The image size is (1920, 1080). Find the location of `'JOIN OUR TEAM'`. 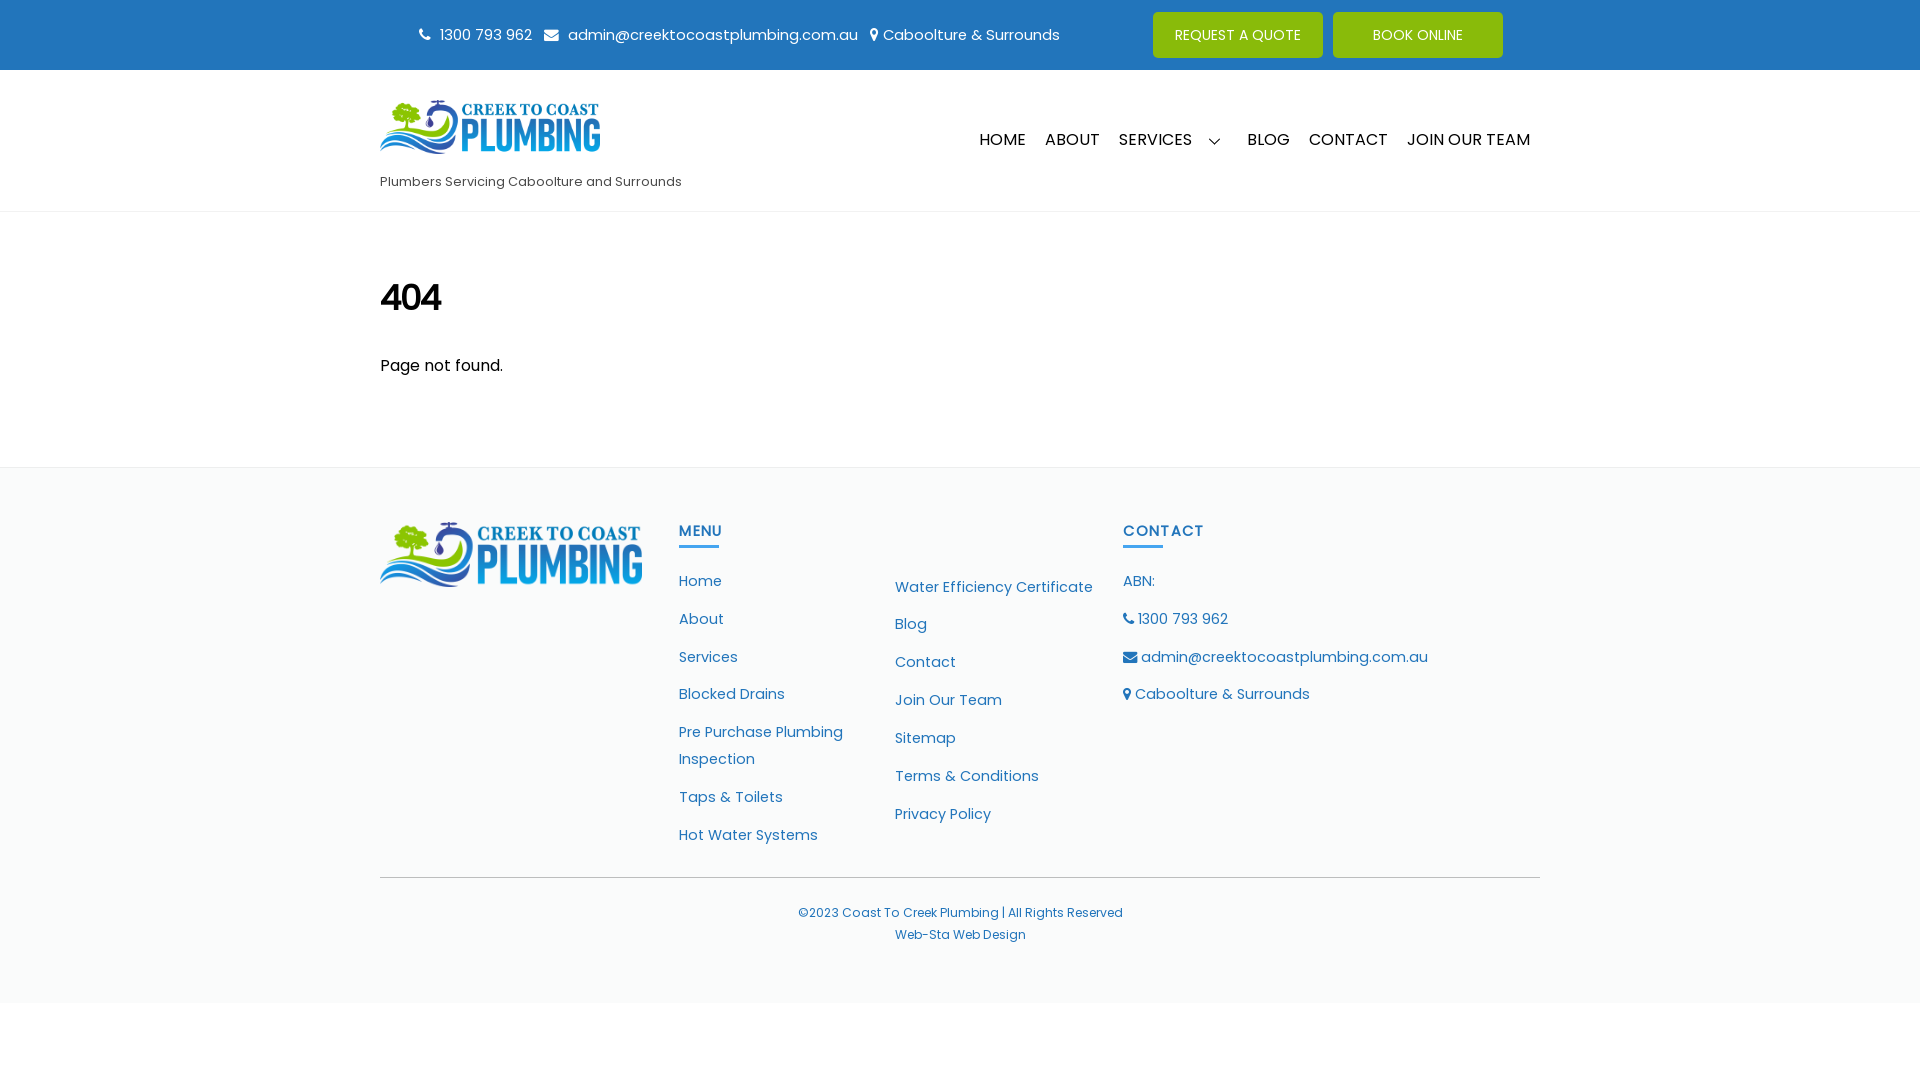

'JOIN OUR TEAM' is located at coordinates (1468, 140).